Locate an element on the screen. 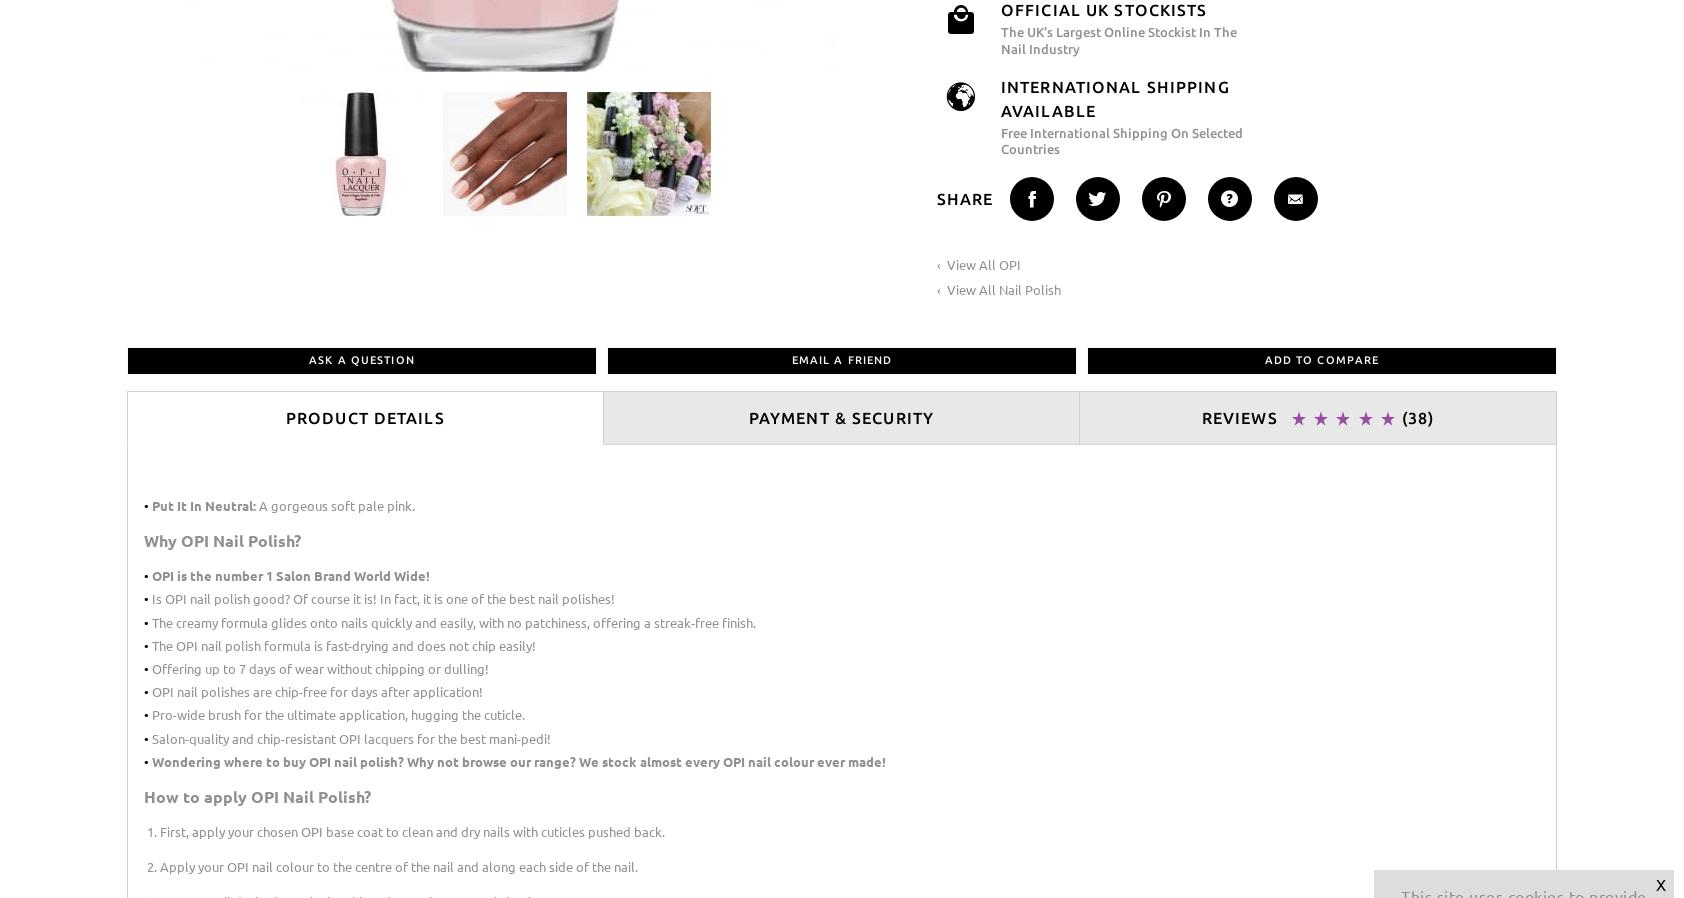  'False Eyelashes' is located at coordinates (908, 148).